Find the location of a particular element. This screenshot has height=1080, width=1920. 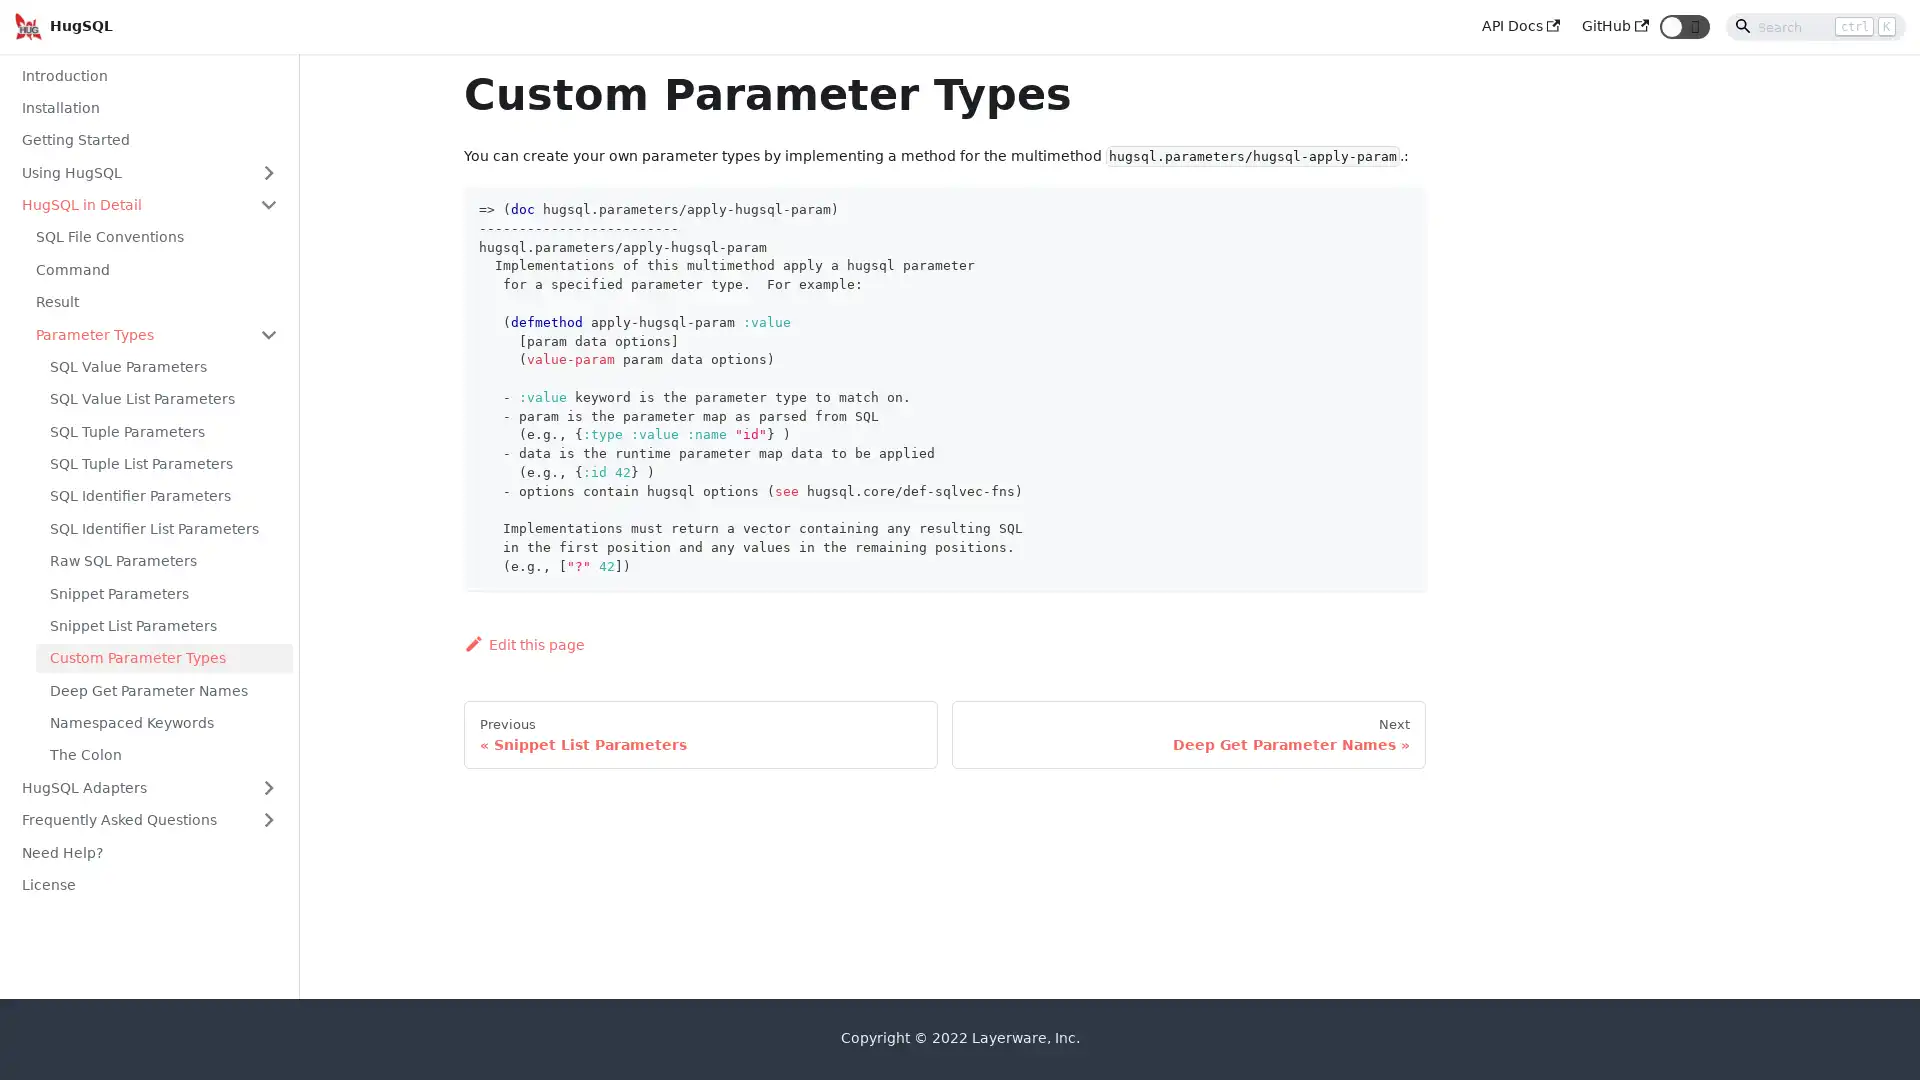

Toggle the collapsible sidebar category 'HugSQL in Detail' is located at coordinates (267, 204).